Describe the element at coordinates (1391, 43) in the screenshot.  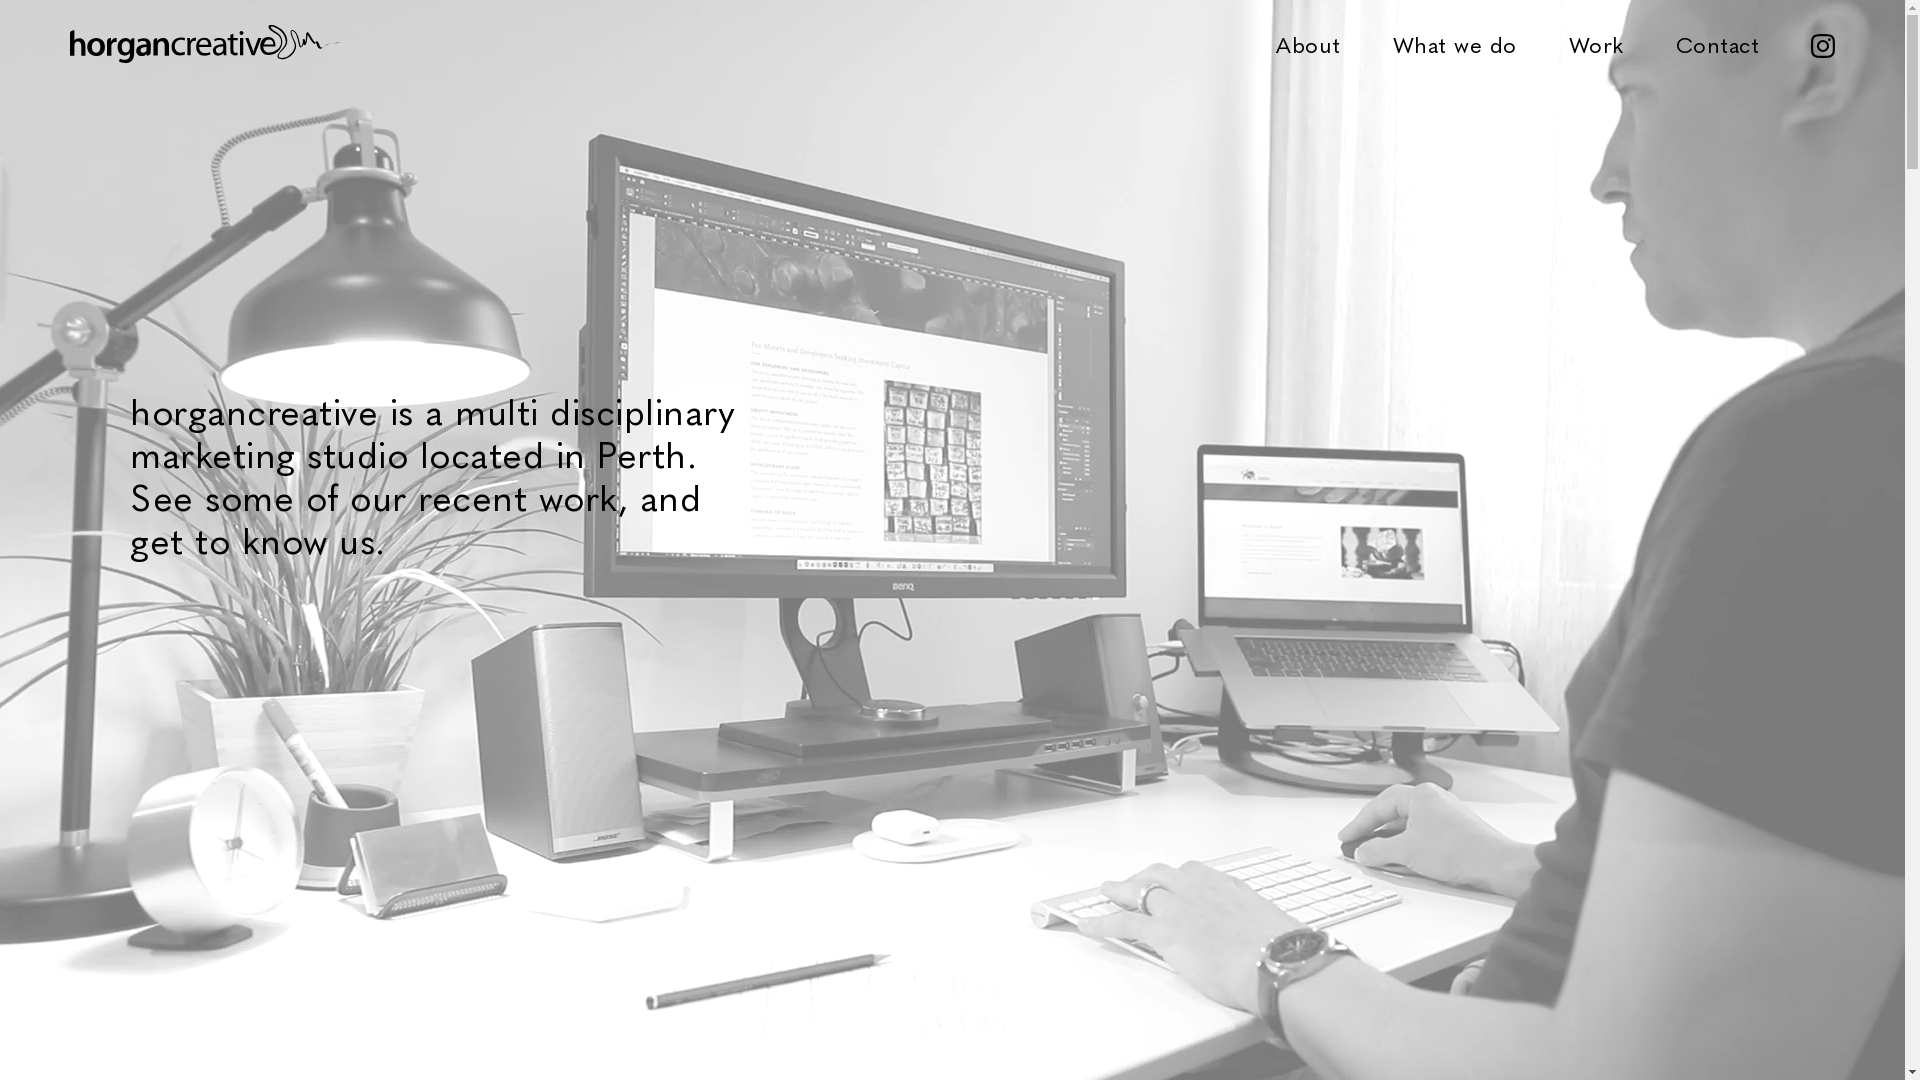
I see `'What we do'` at that location.